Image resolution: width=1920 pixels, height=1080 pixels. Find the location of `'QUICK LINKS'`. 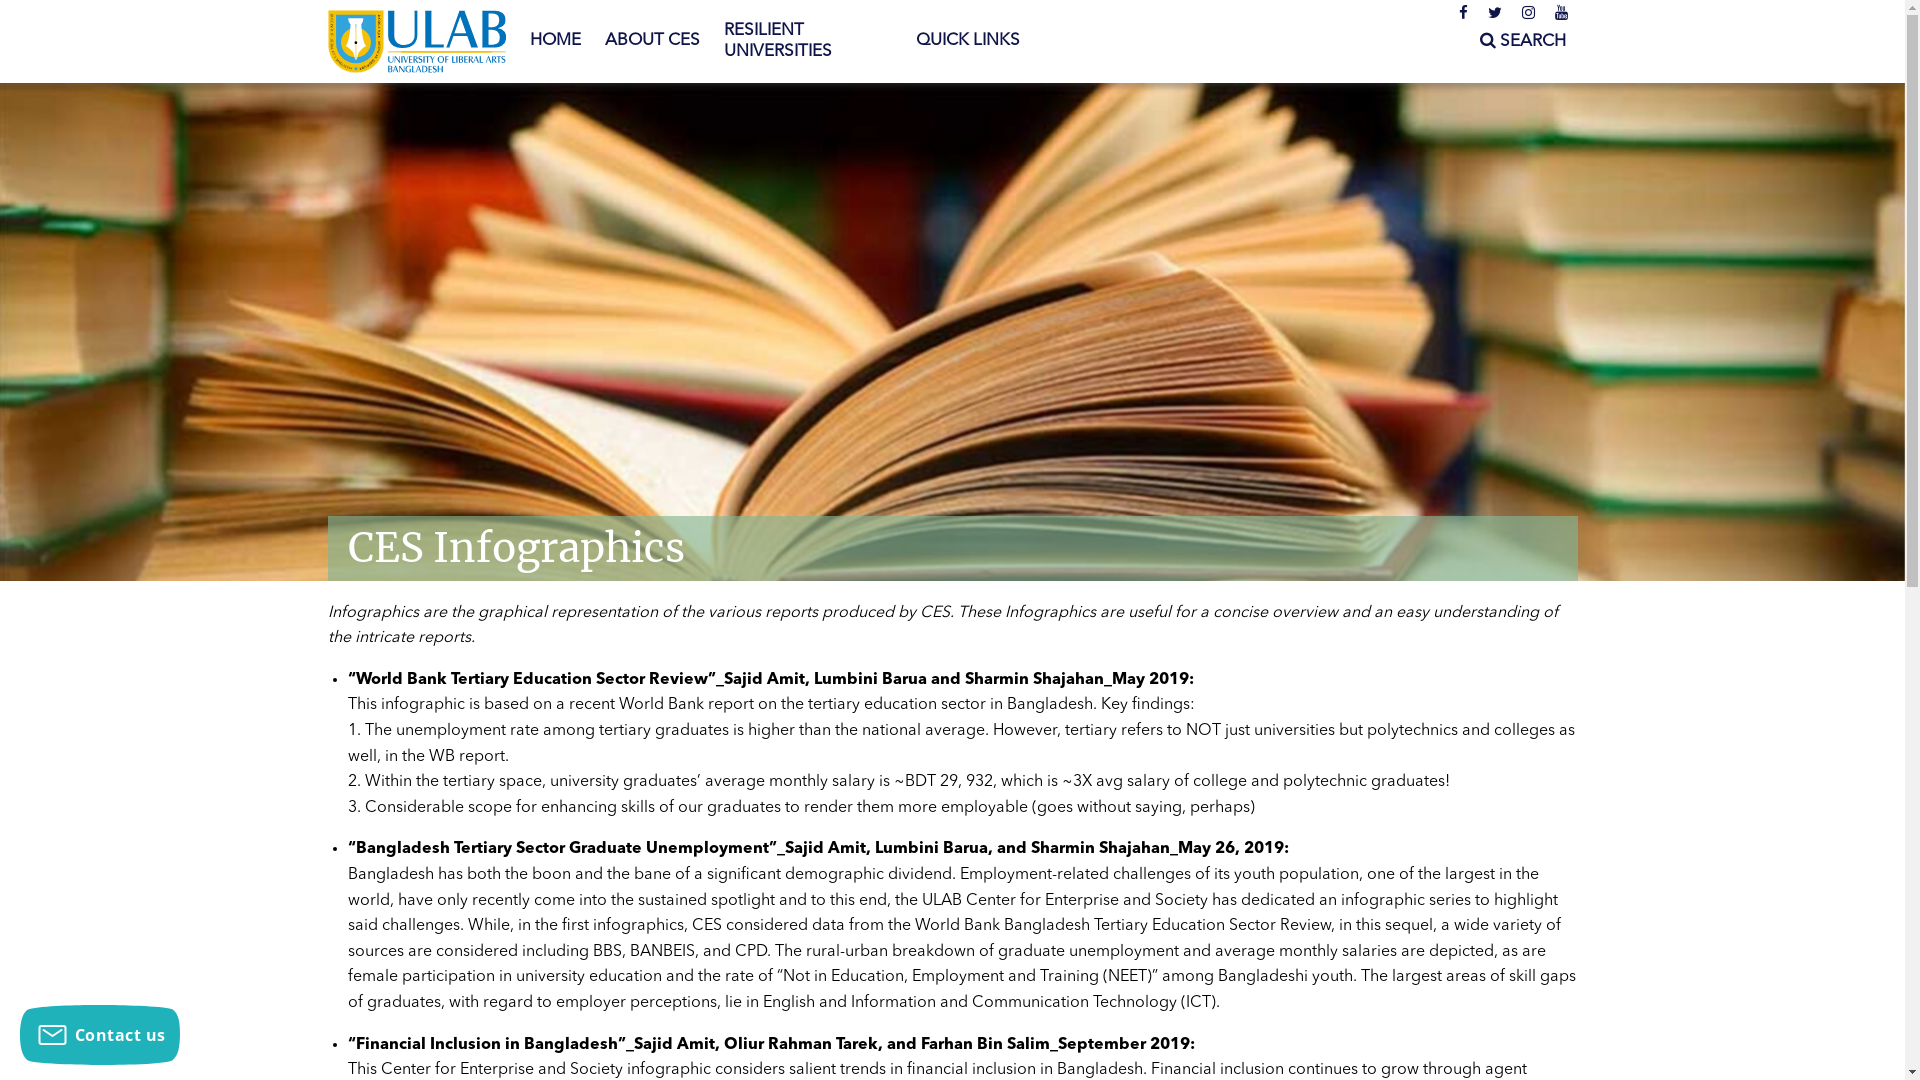

'QUICK LINKS' is located at coordinates (968, 41).